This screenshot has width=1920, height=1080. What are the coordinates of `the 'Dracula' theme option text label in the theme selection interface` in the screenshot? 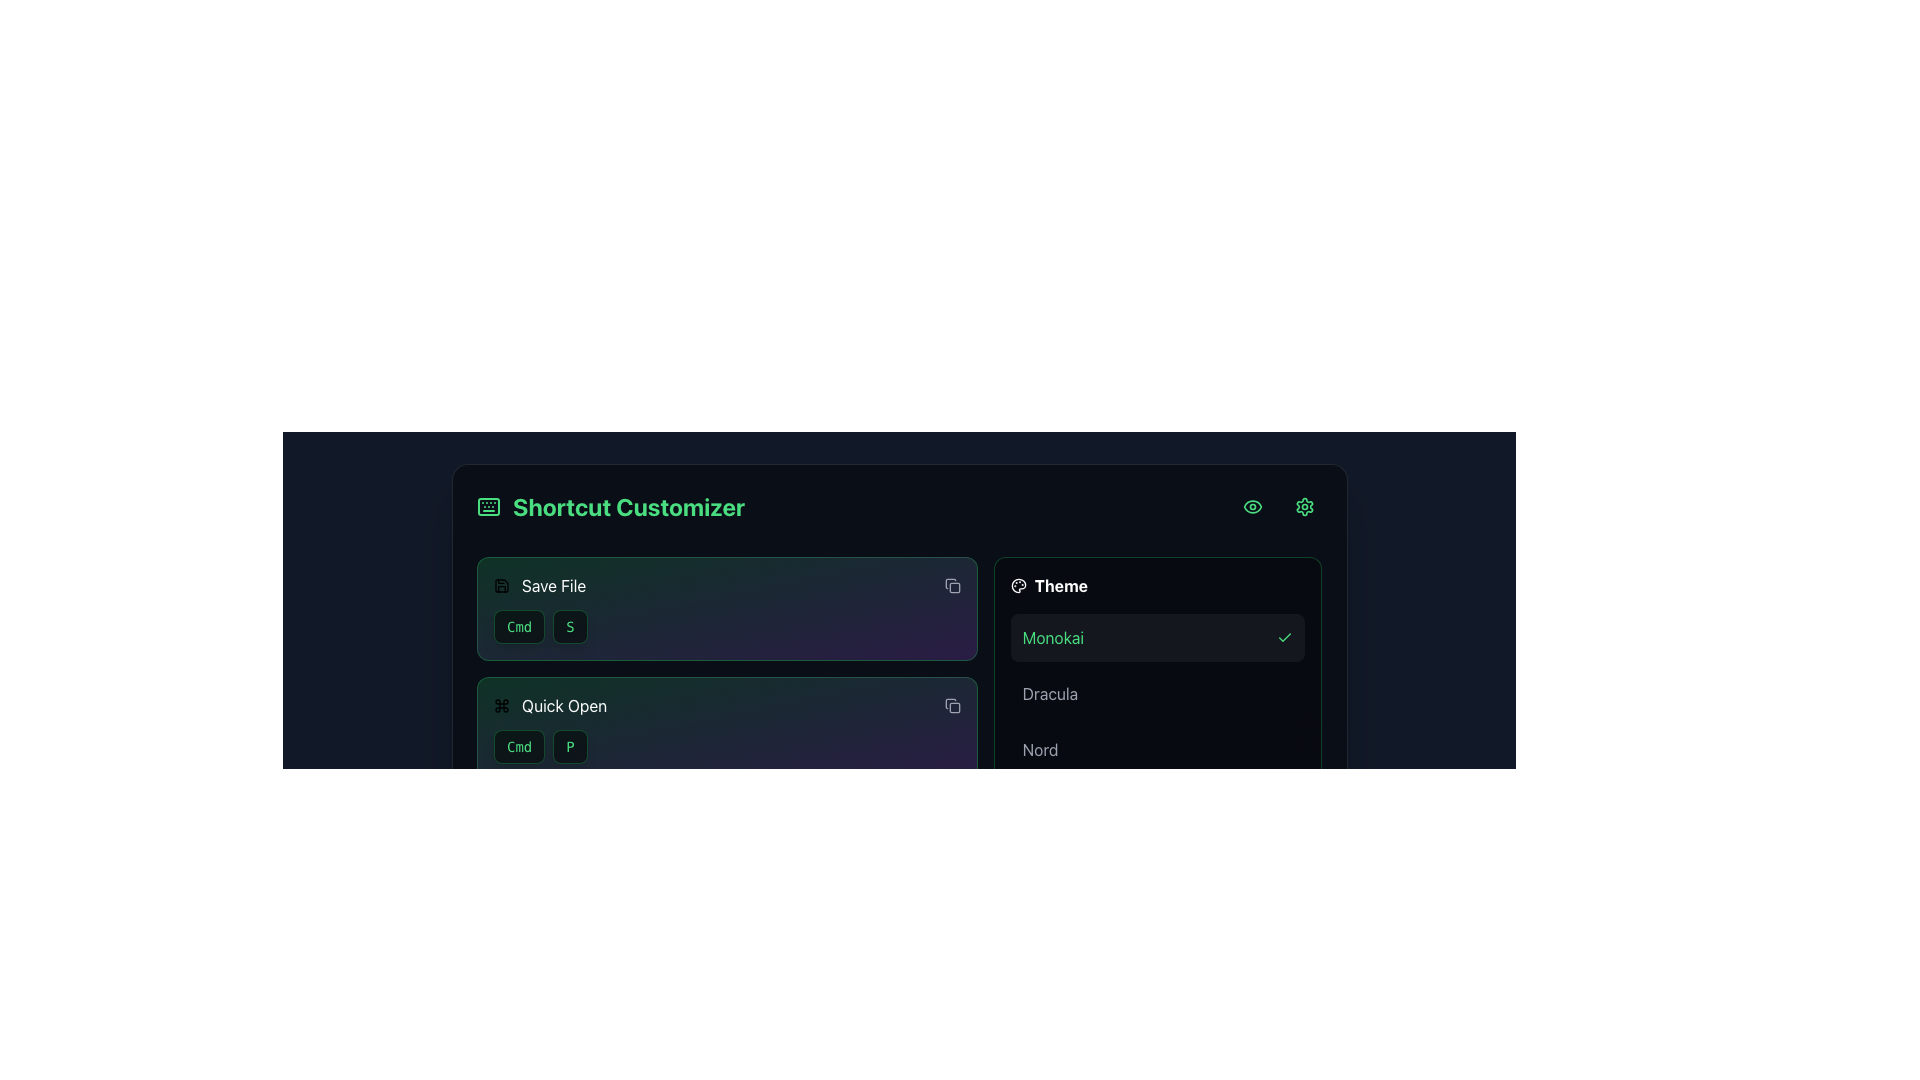 It's located at (1049, 693).